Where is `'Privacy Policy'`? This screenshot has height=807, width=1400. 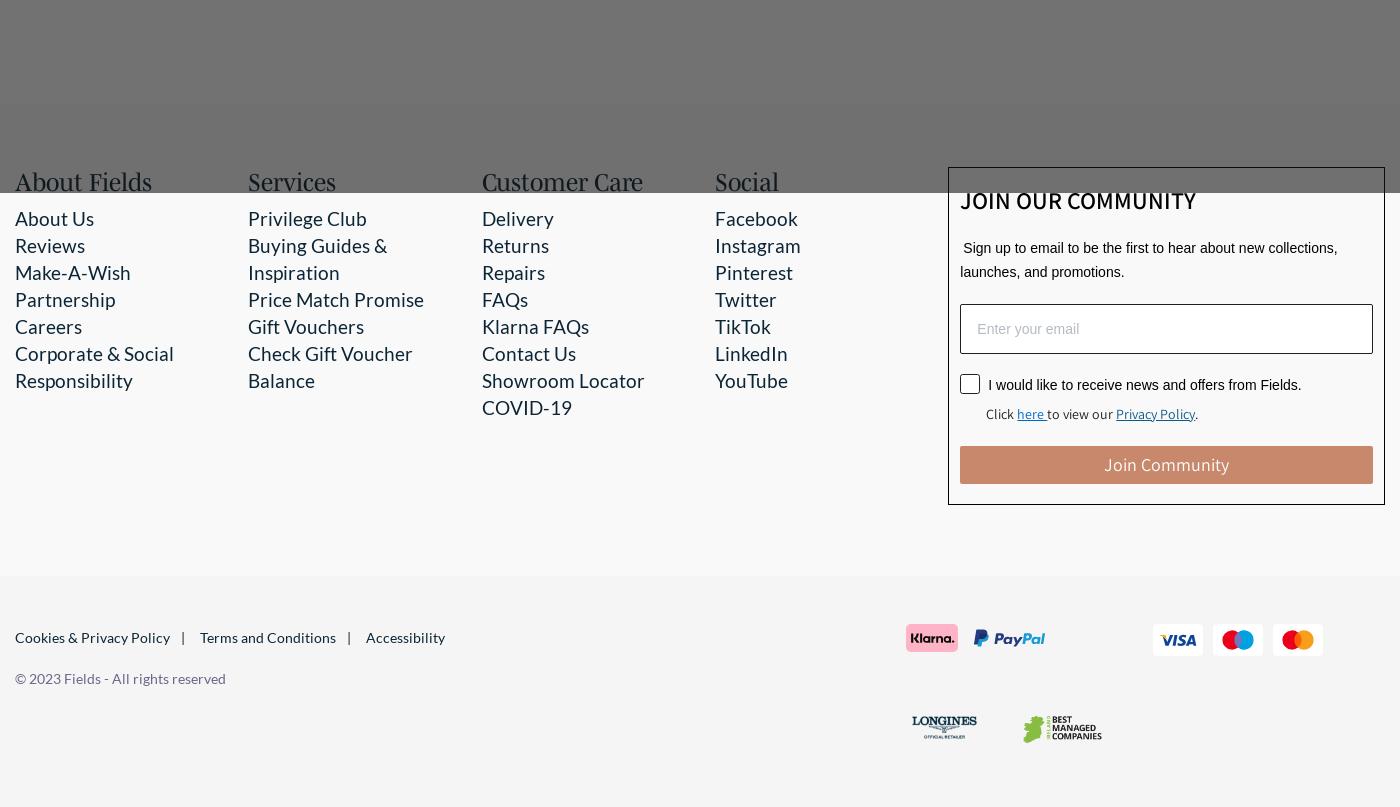
'Privacy Policy' is located at coordinates (1155, 412).